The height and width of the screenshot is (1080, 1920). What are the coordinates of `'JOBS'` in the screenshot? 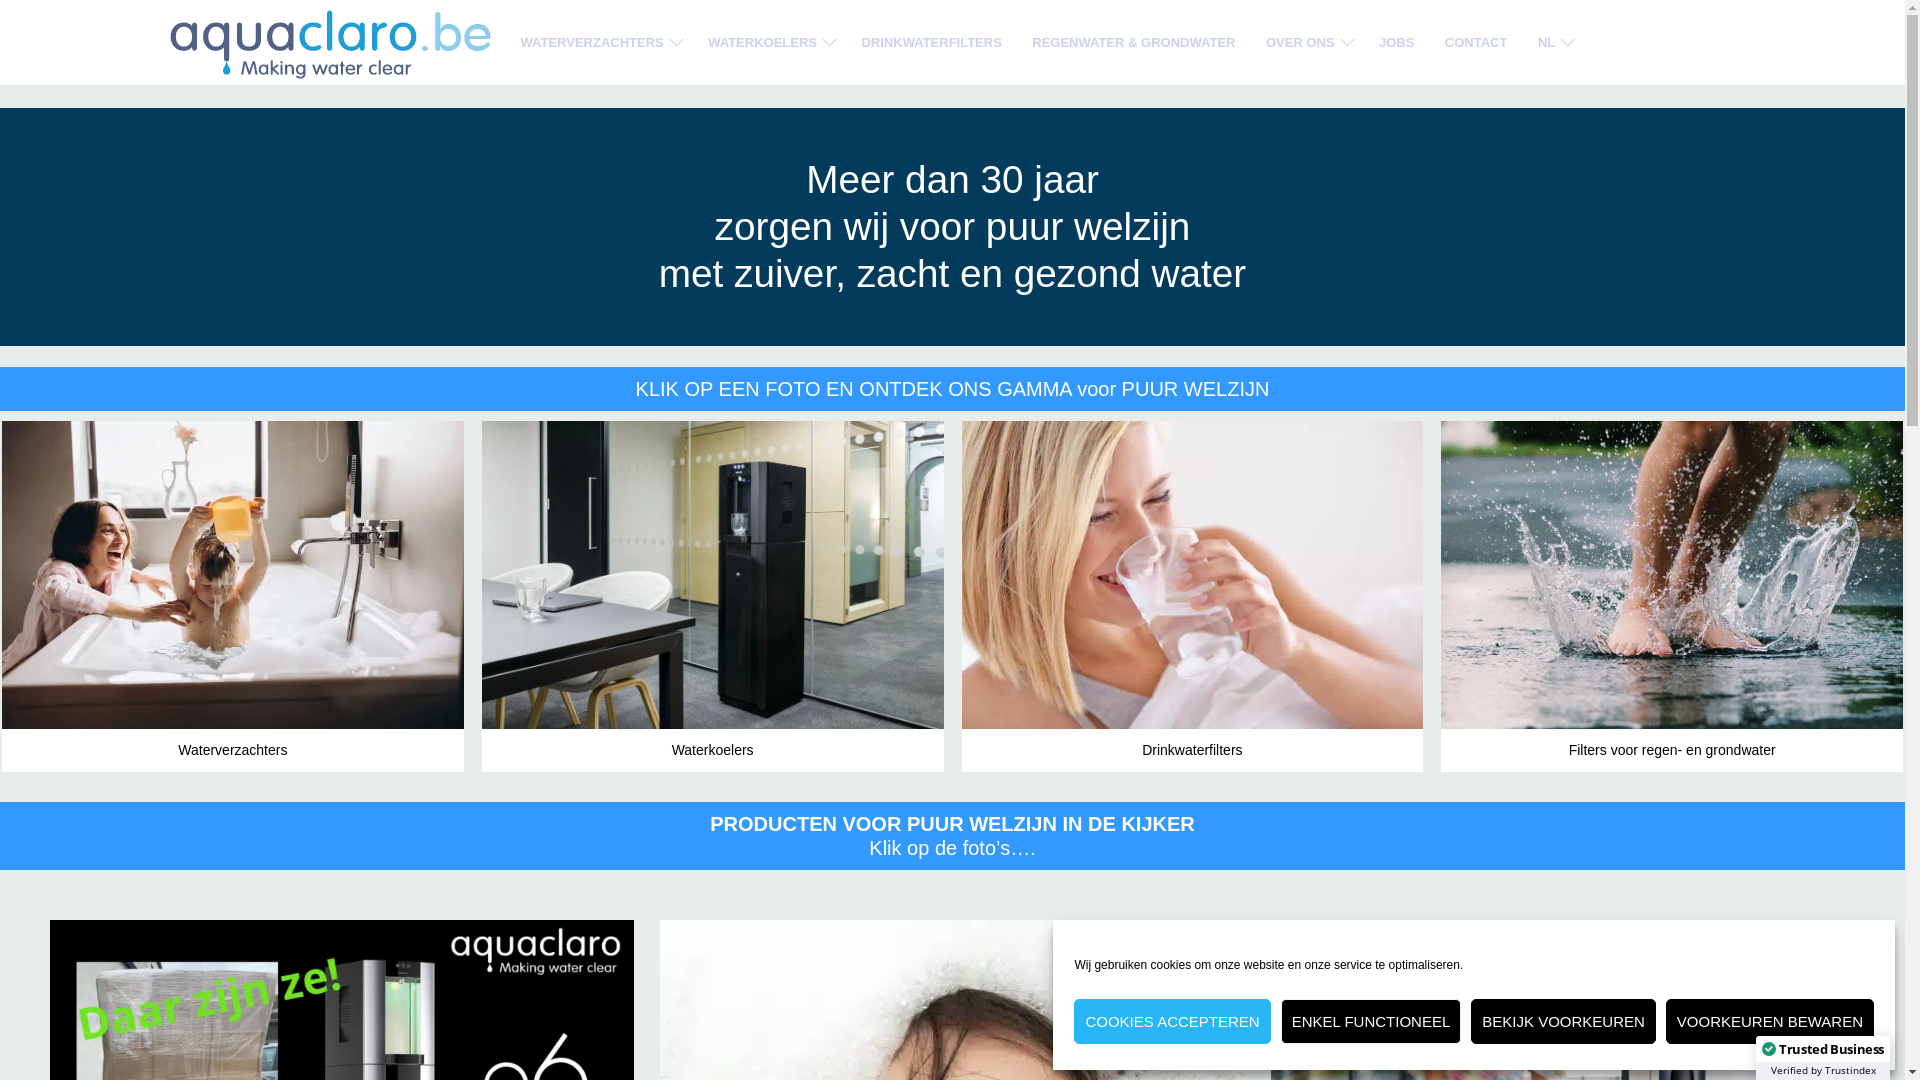 It's located at (1395, 42).